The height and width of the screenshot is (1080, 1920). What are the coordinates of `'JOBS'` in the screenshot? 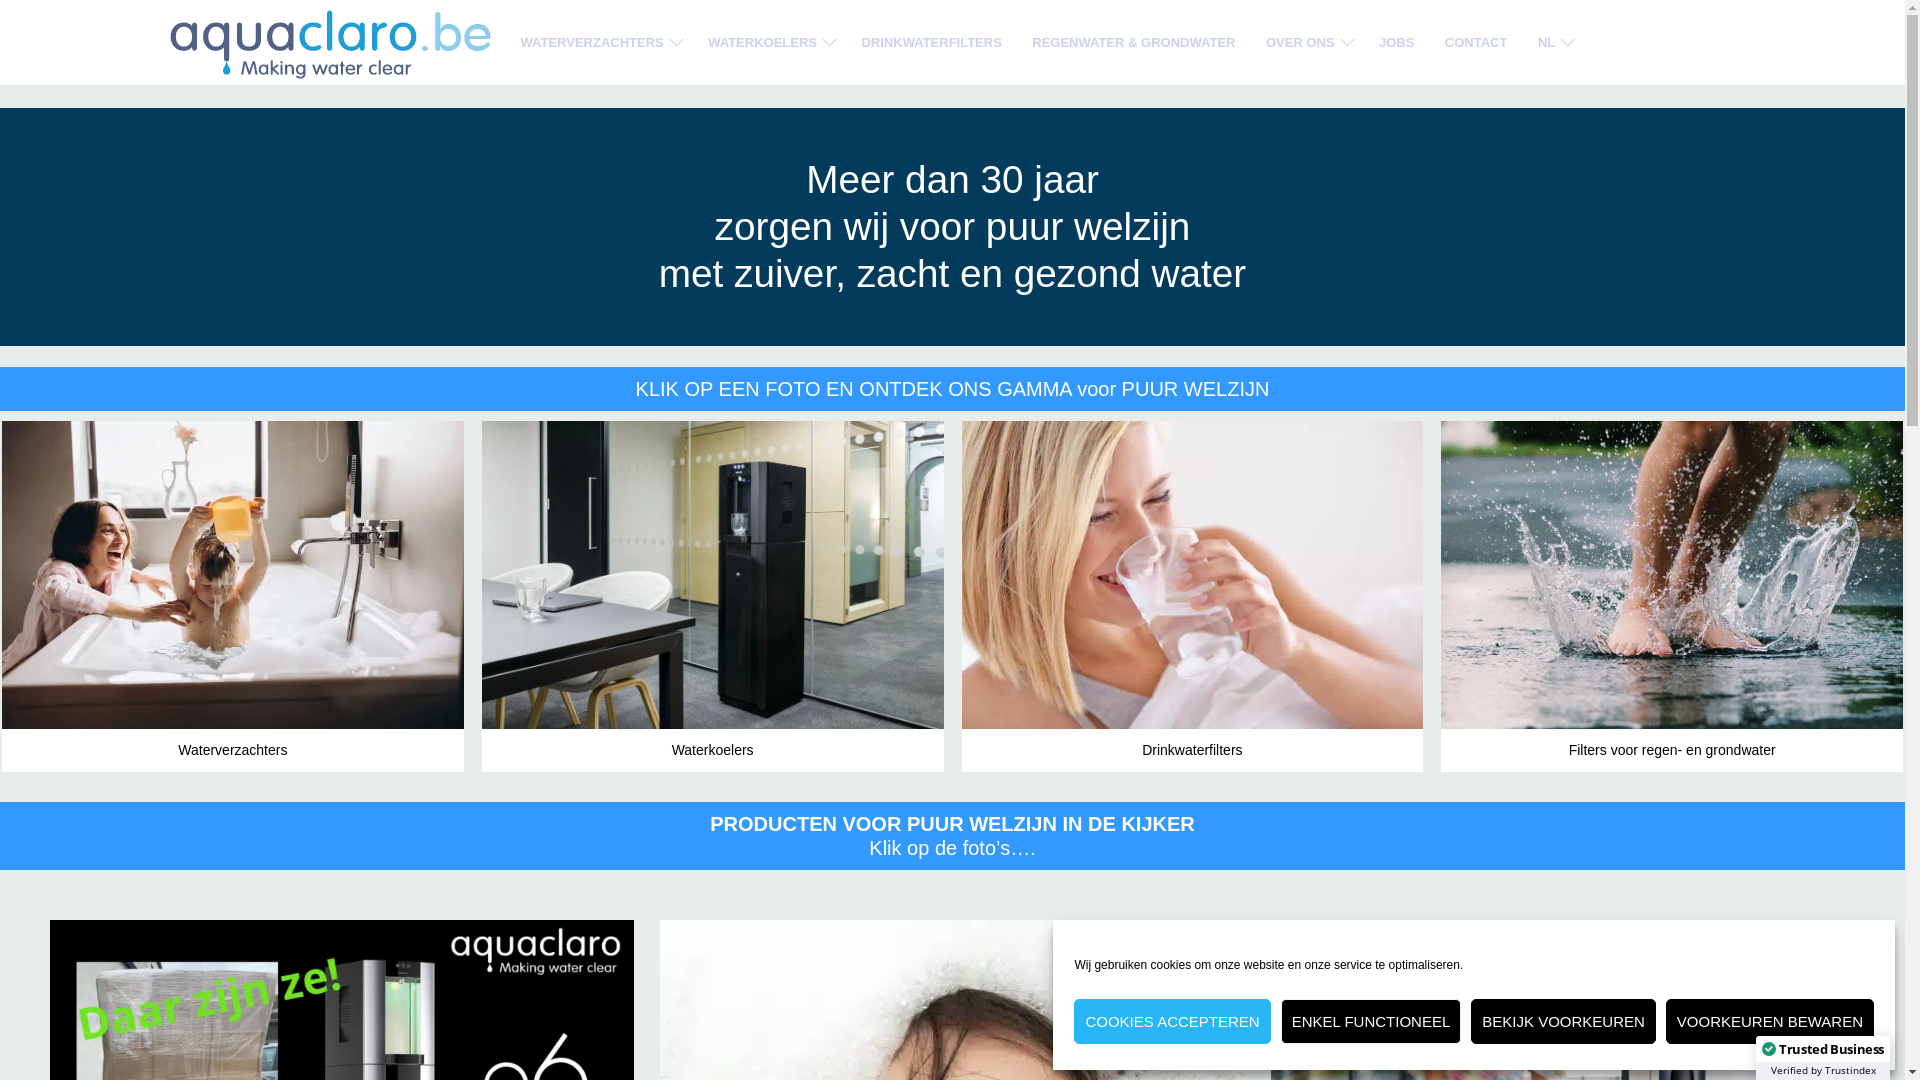 It's located at (1395, 42).